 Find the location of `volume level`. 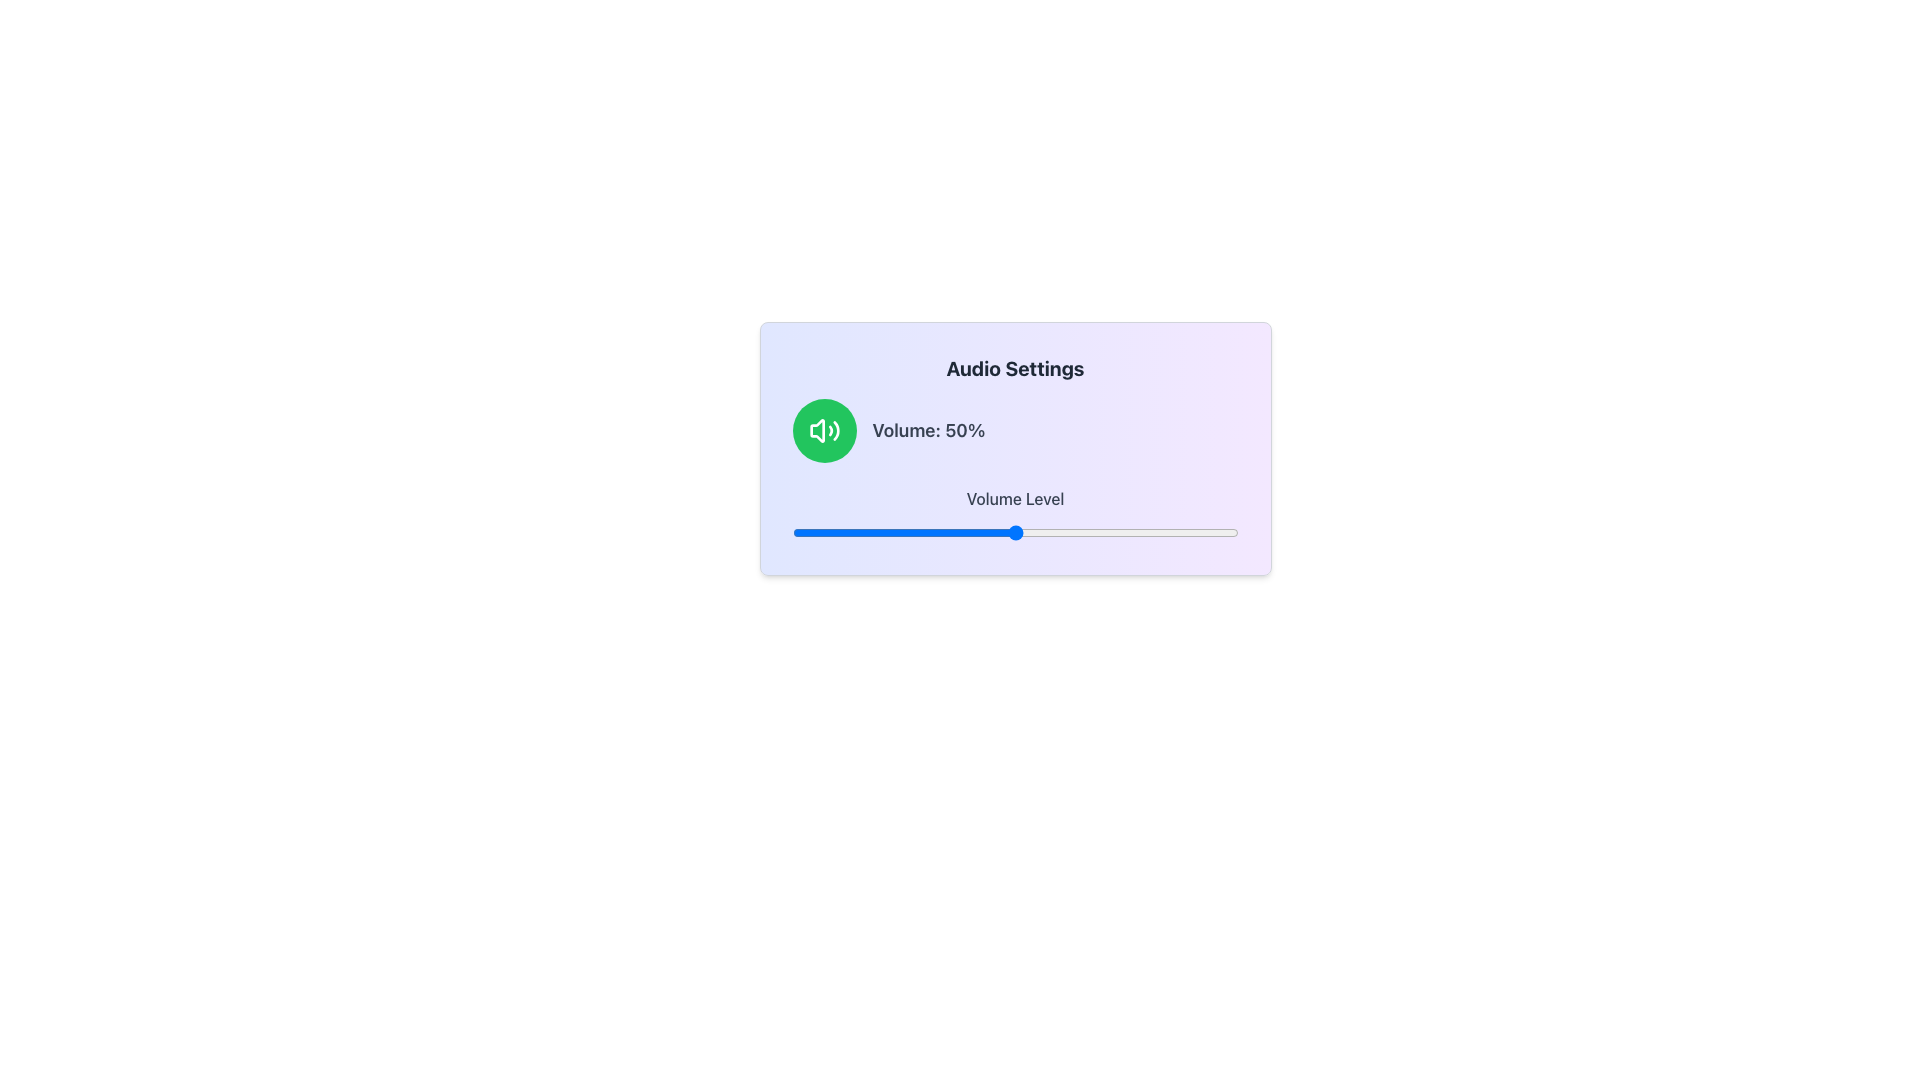

volume level is located at coordinates (956, 531).